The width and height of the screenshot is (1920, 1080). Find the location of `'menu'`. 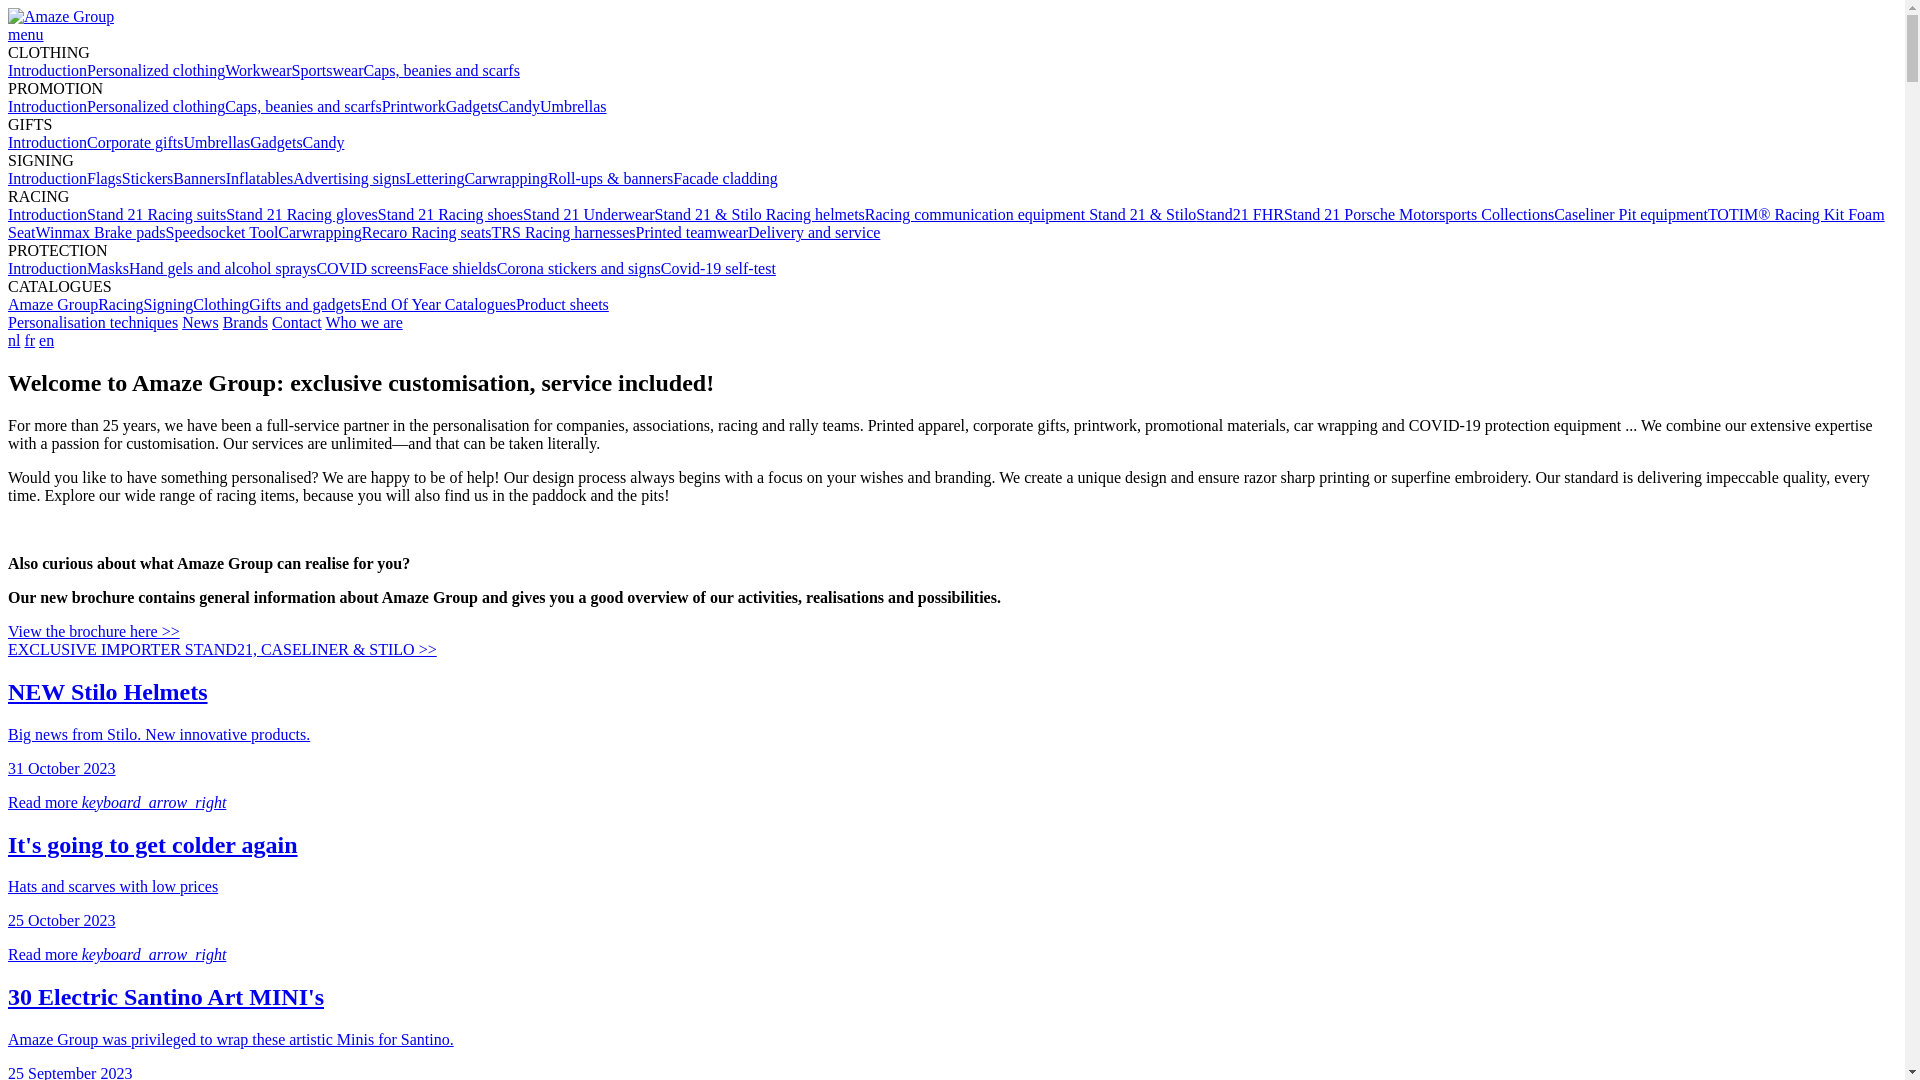

'menu' is located at coordinates (25, 34).